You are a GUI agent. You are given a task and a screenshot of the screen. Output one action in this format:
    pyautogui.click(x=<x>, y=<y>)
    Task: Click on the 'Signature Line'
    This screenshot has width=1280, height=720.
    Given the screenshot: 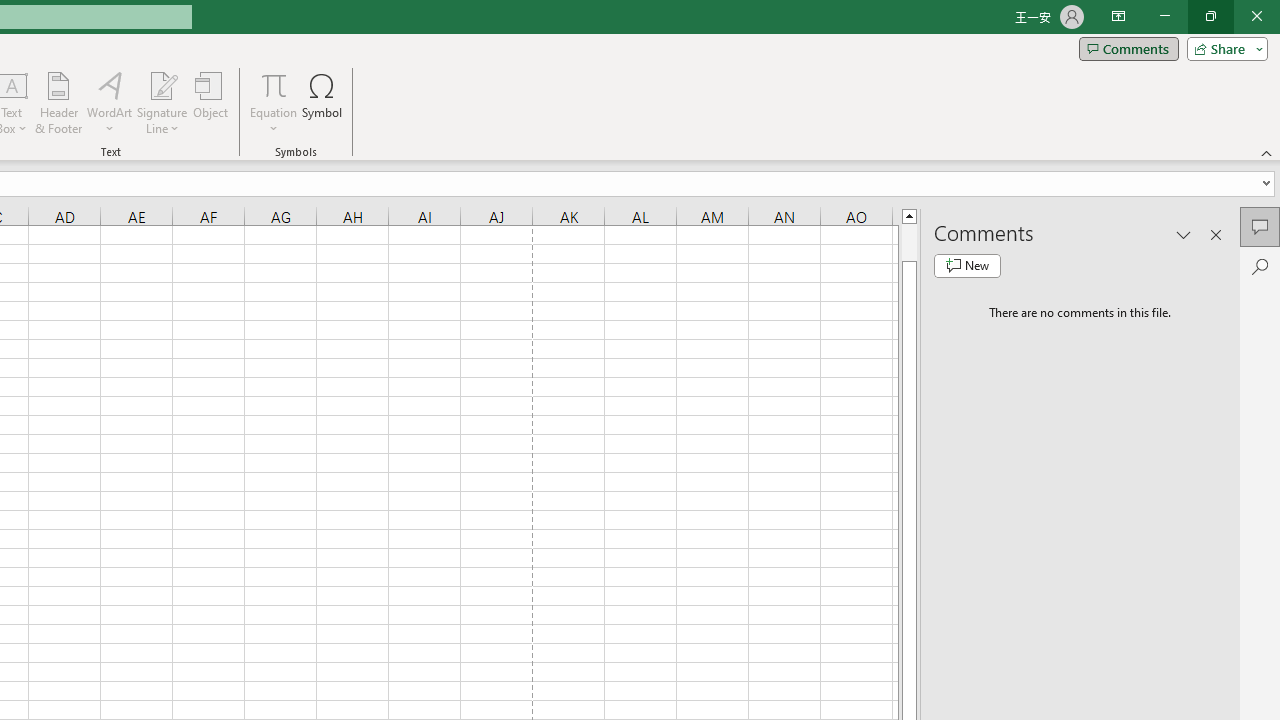 What is the action you would take?
    pyautogui.click(x=161, y=84)
    